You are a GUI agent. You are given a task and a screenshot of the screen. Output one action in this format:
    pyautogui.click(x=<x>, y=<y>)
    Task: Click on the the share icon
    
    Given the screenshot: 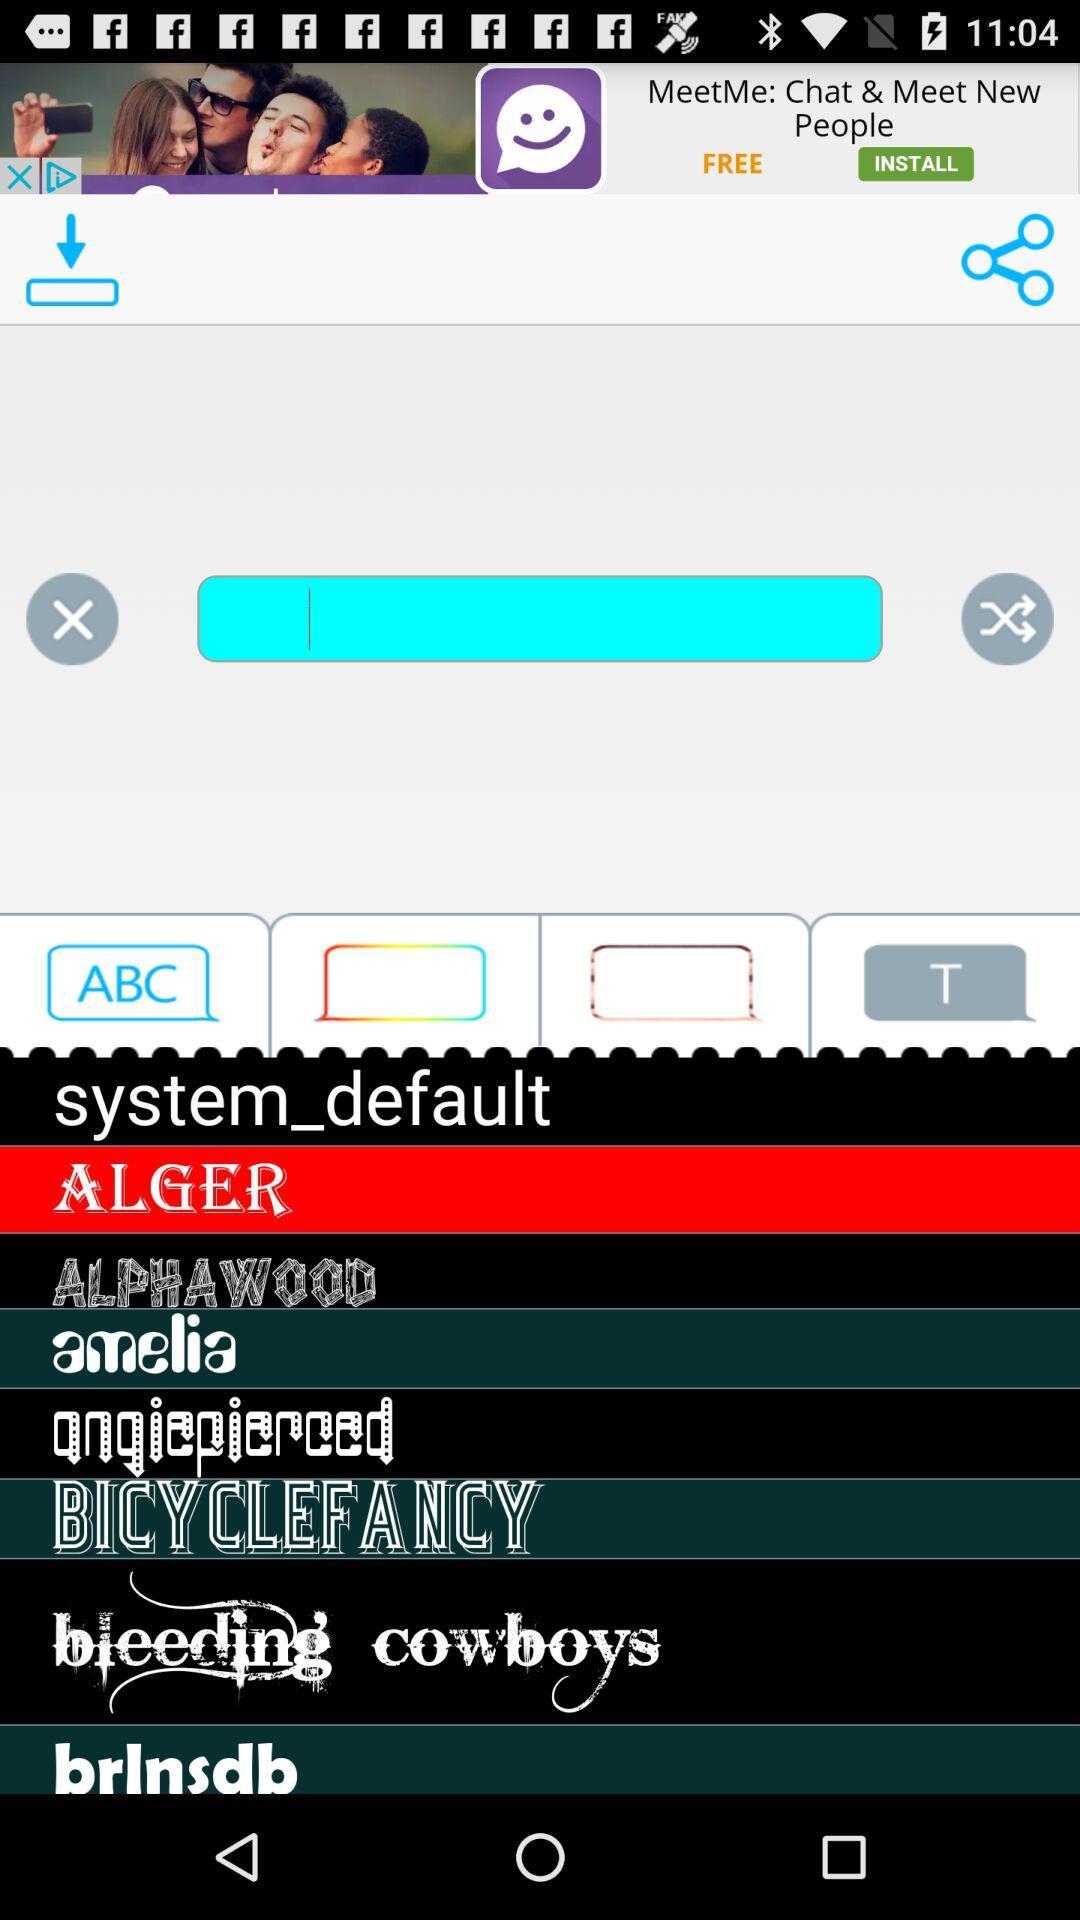 What is the action you would take?
    pyautogui.click(x=1007, y=277)
    